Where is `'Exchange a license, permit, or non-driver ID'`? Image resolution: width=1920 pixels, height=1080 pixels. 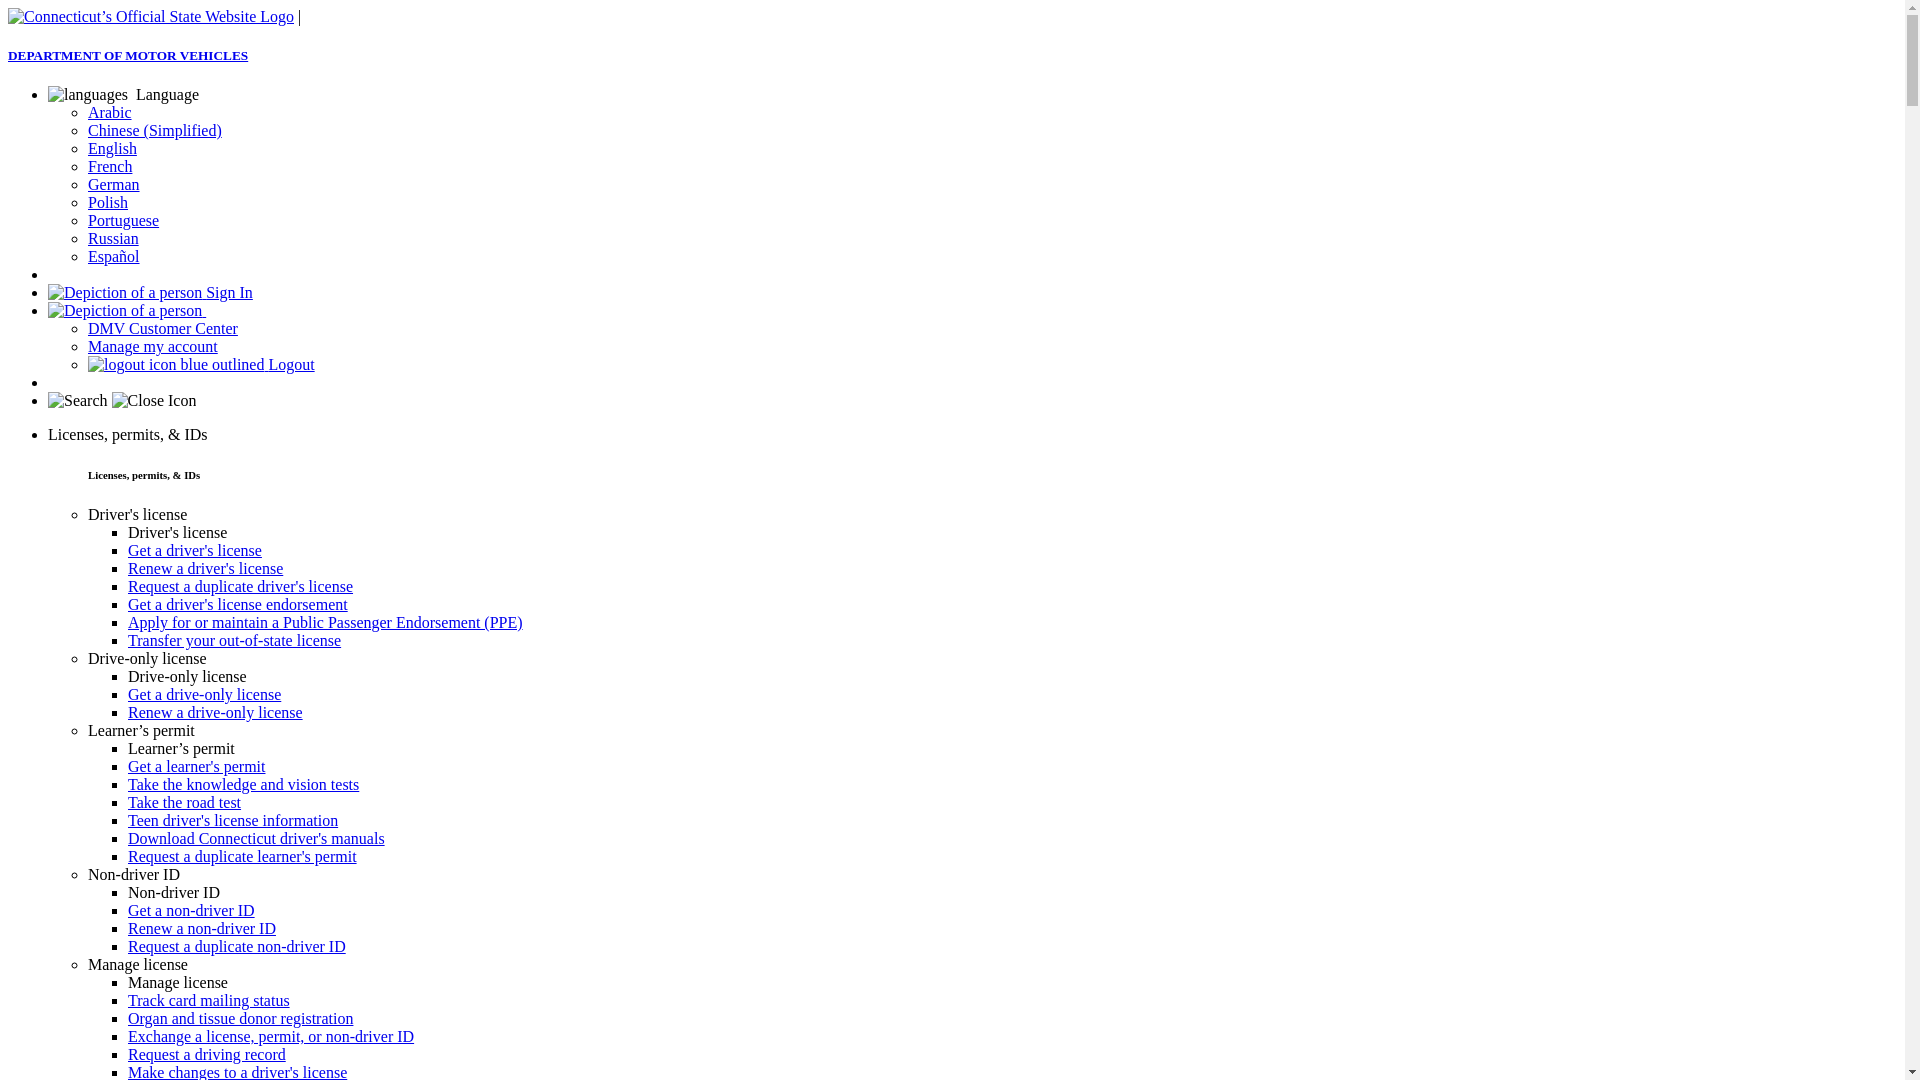
'Exchange a license, permit, or non-driver ID' is located at coordinates (269, 1035).